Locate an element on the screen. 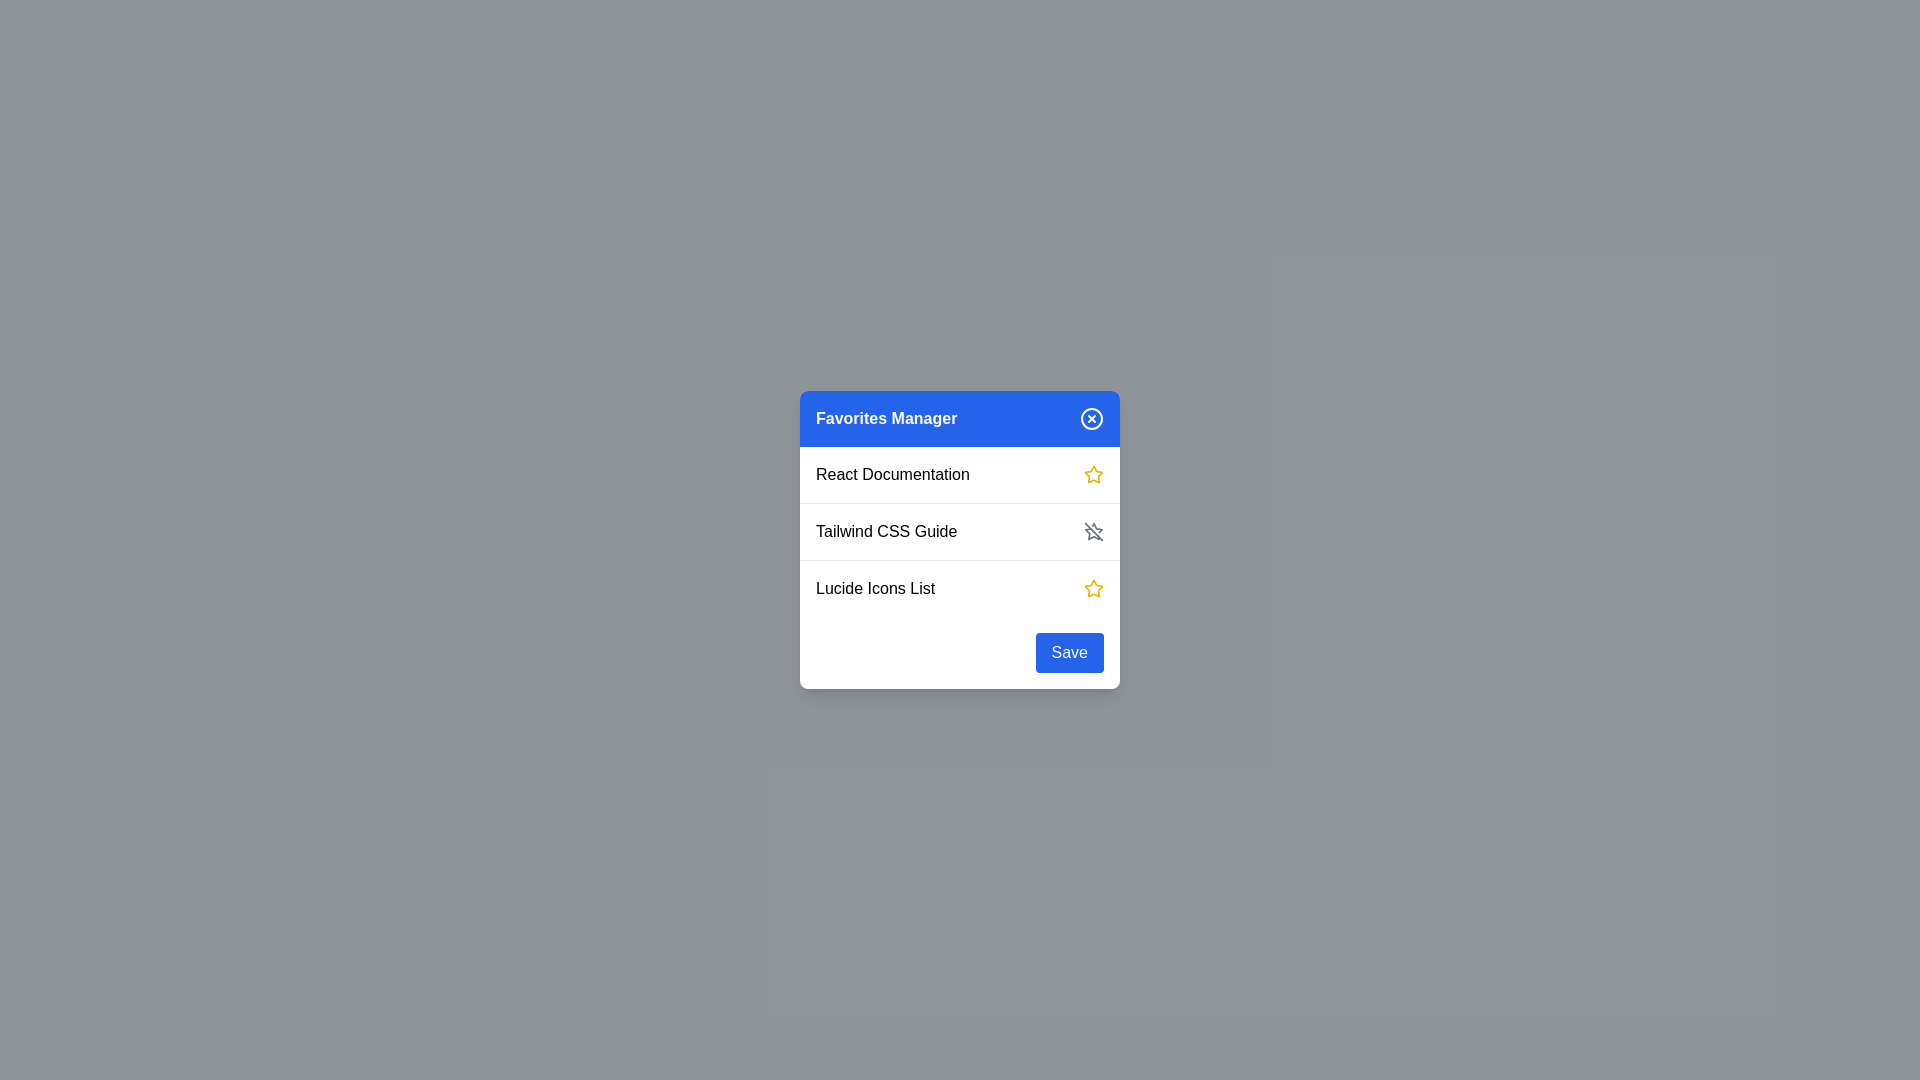 This screenshot has width=1920, height=1080. the star icon to toggle the favorite status of the item Tailwind CSS Guide is located at coordinates (1093, 531).